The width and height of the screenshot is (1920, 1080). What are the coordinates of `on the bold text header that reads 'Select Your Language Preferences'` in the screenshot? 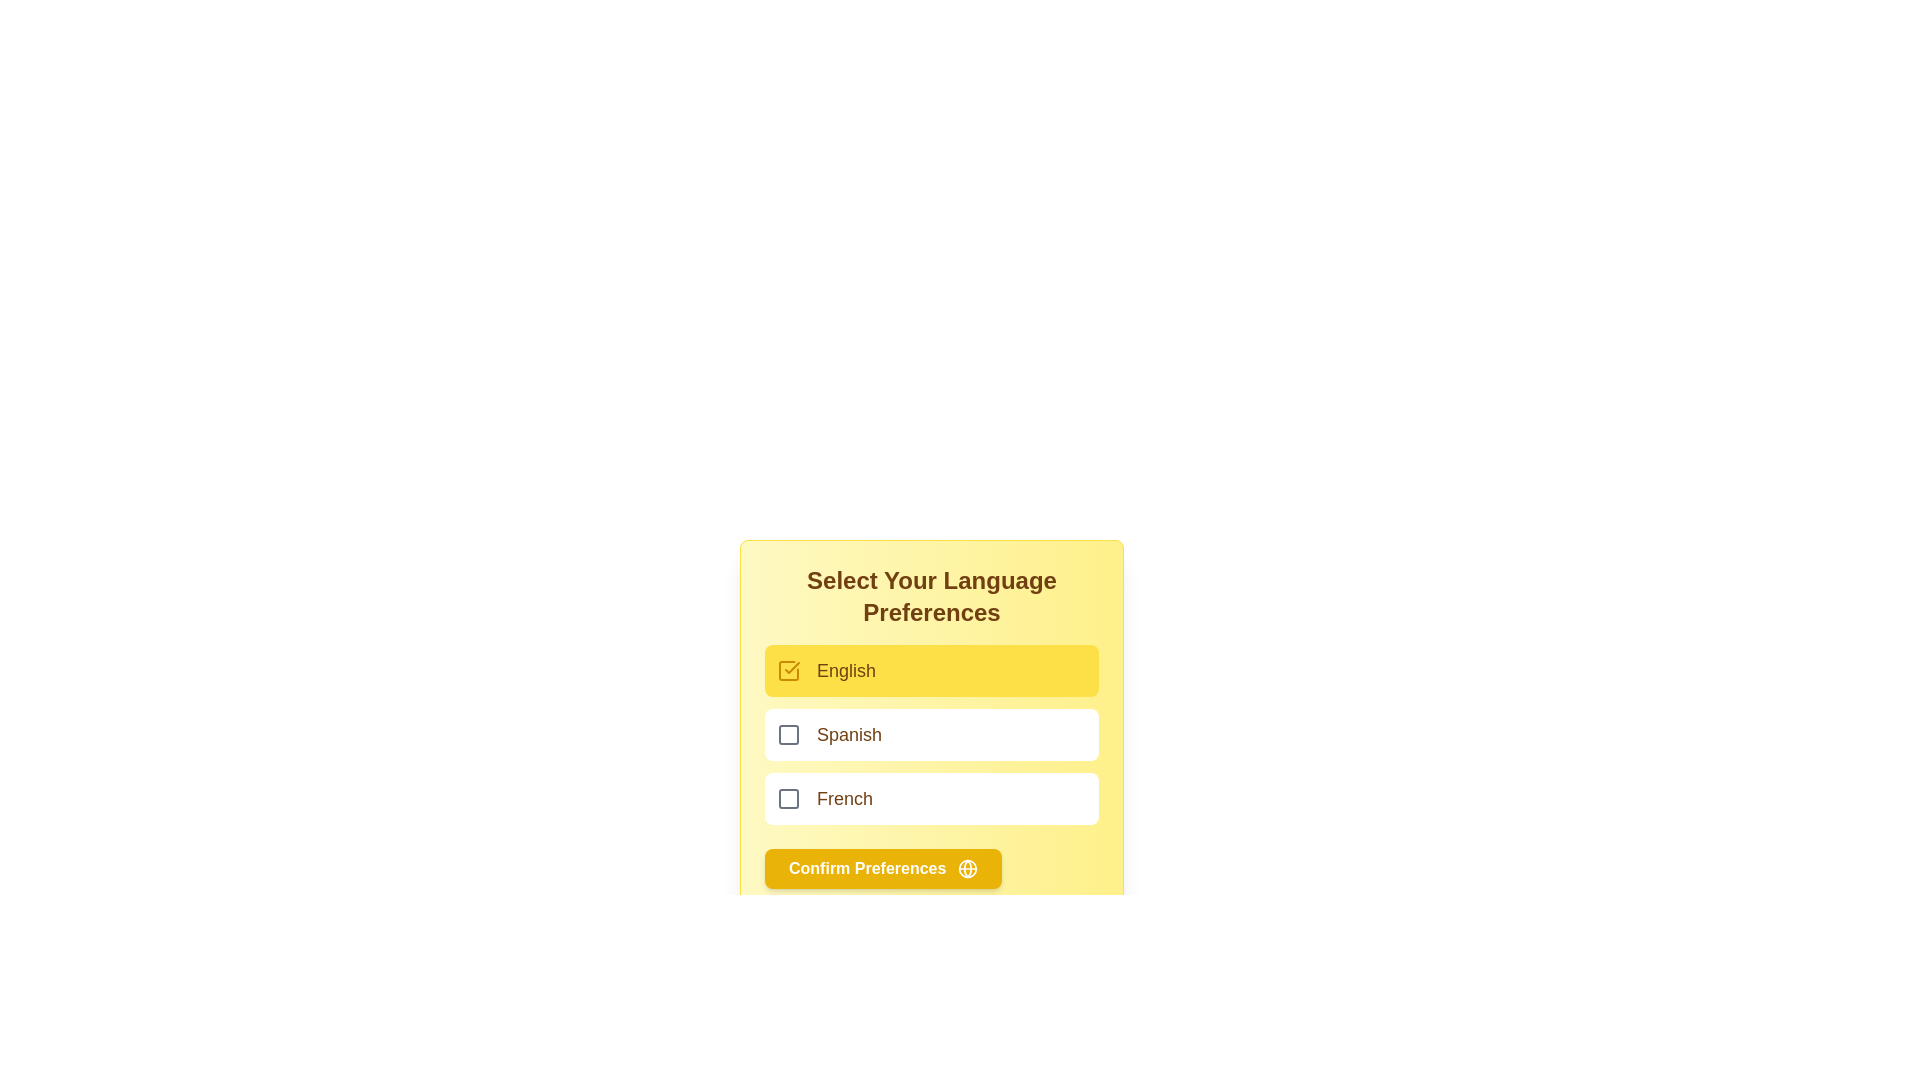 It's located at (930, 596).